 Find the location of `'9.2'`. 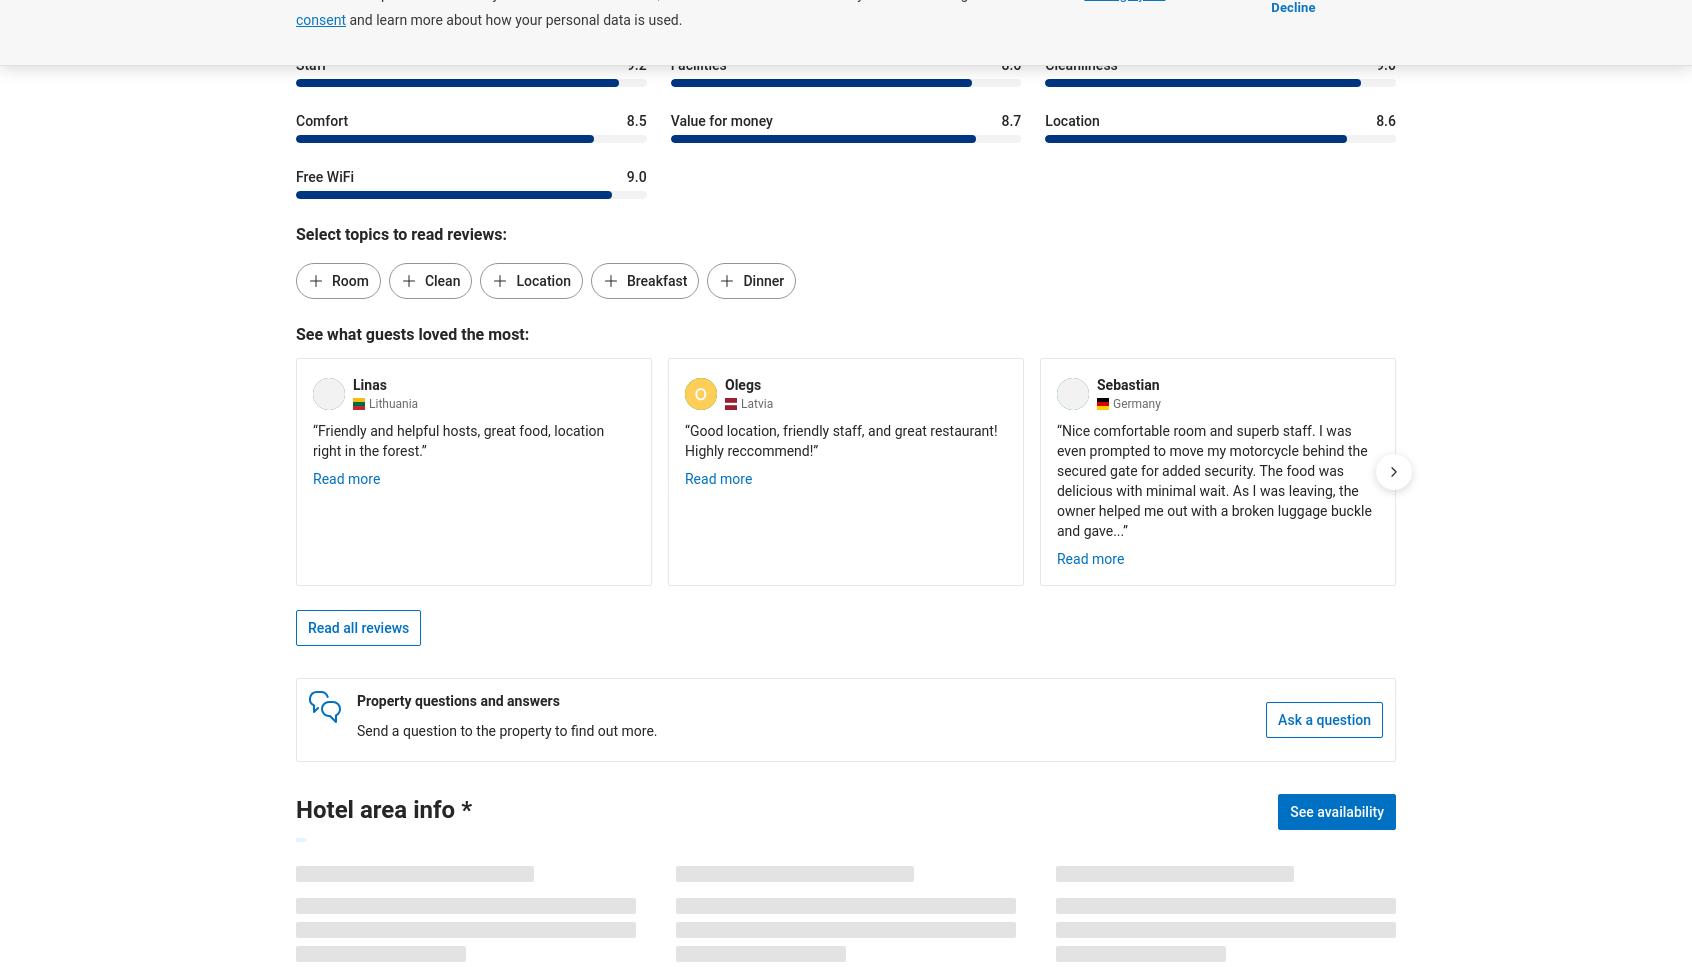

'9.2' is located at coordinates (636, 63).